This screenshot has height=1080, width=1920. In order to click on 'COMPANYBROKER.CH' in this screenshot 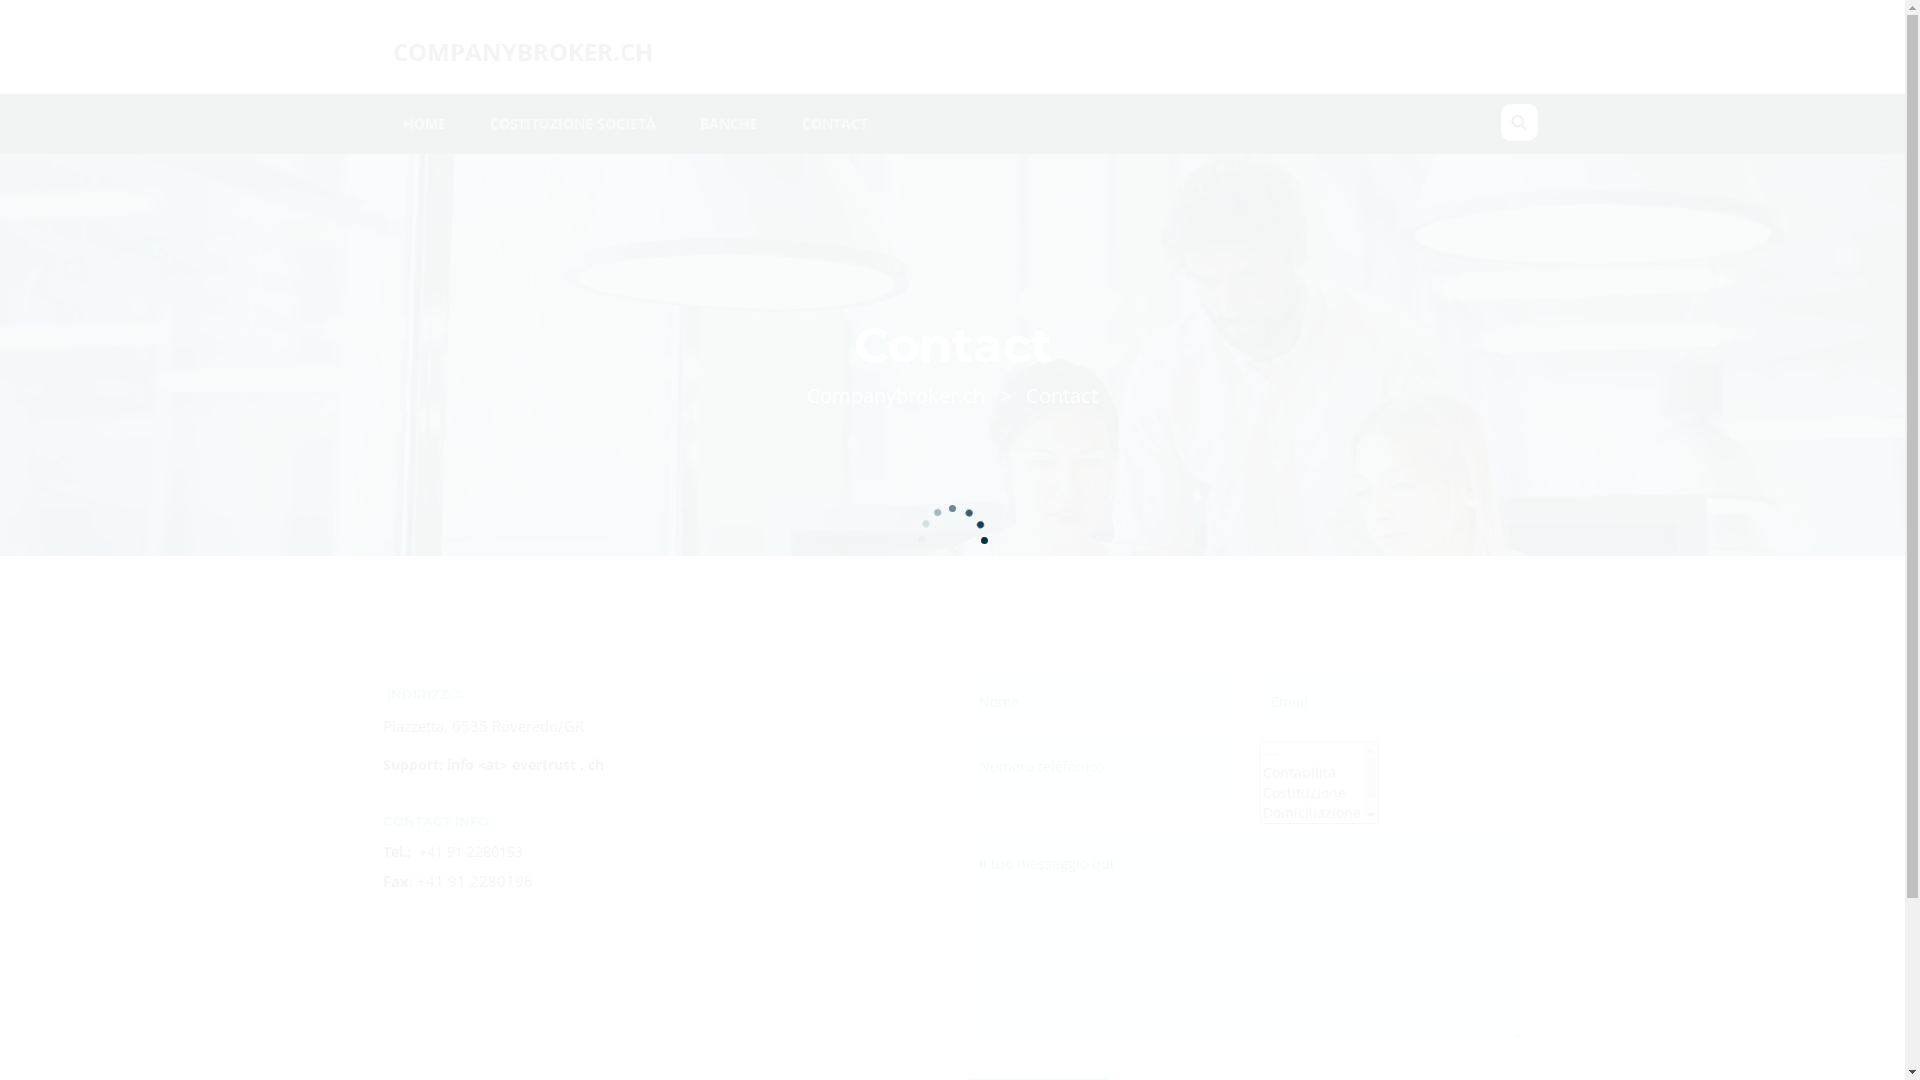, I will do `click(522, 54)`.